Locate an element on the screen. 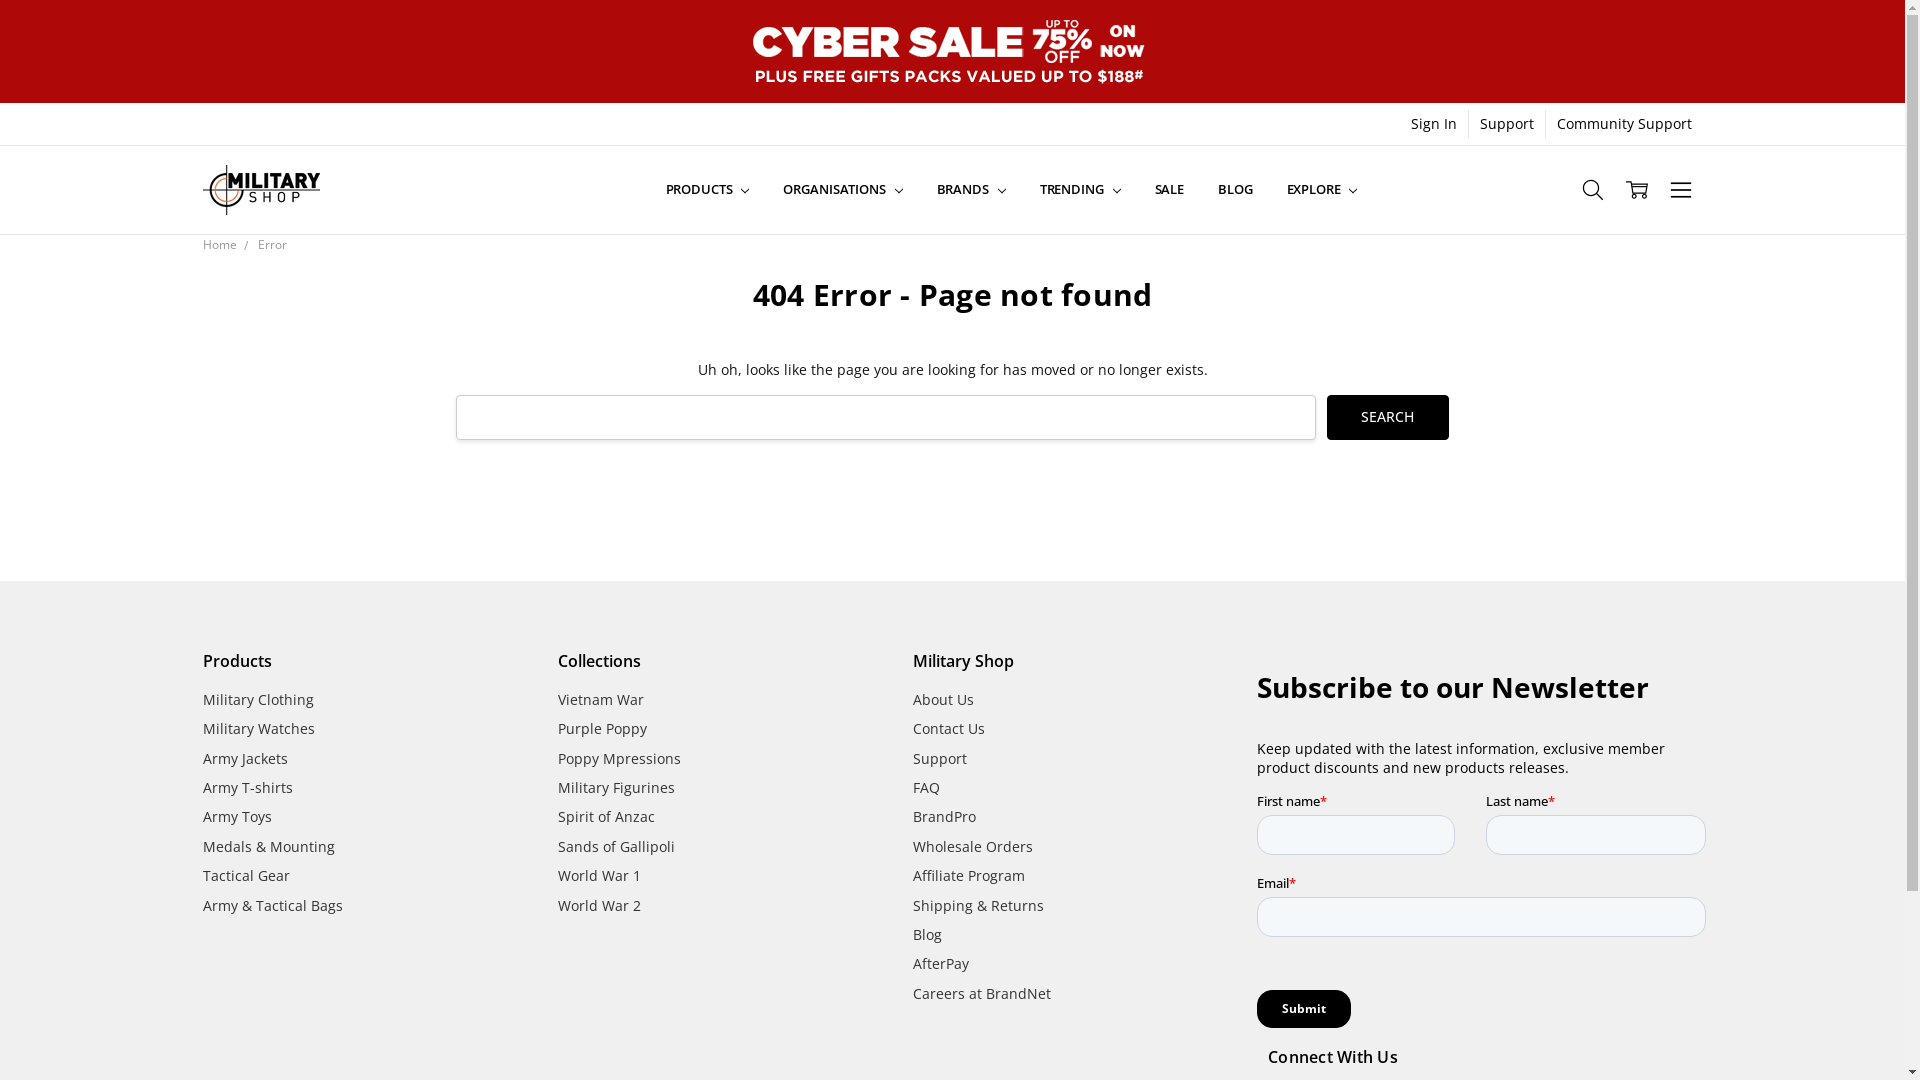 This screenshot has width=1920, height=1080. 'Affiliate Program' is located at coordinates (969, 874).